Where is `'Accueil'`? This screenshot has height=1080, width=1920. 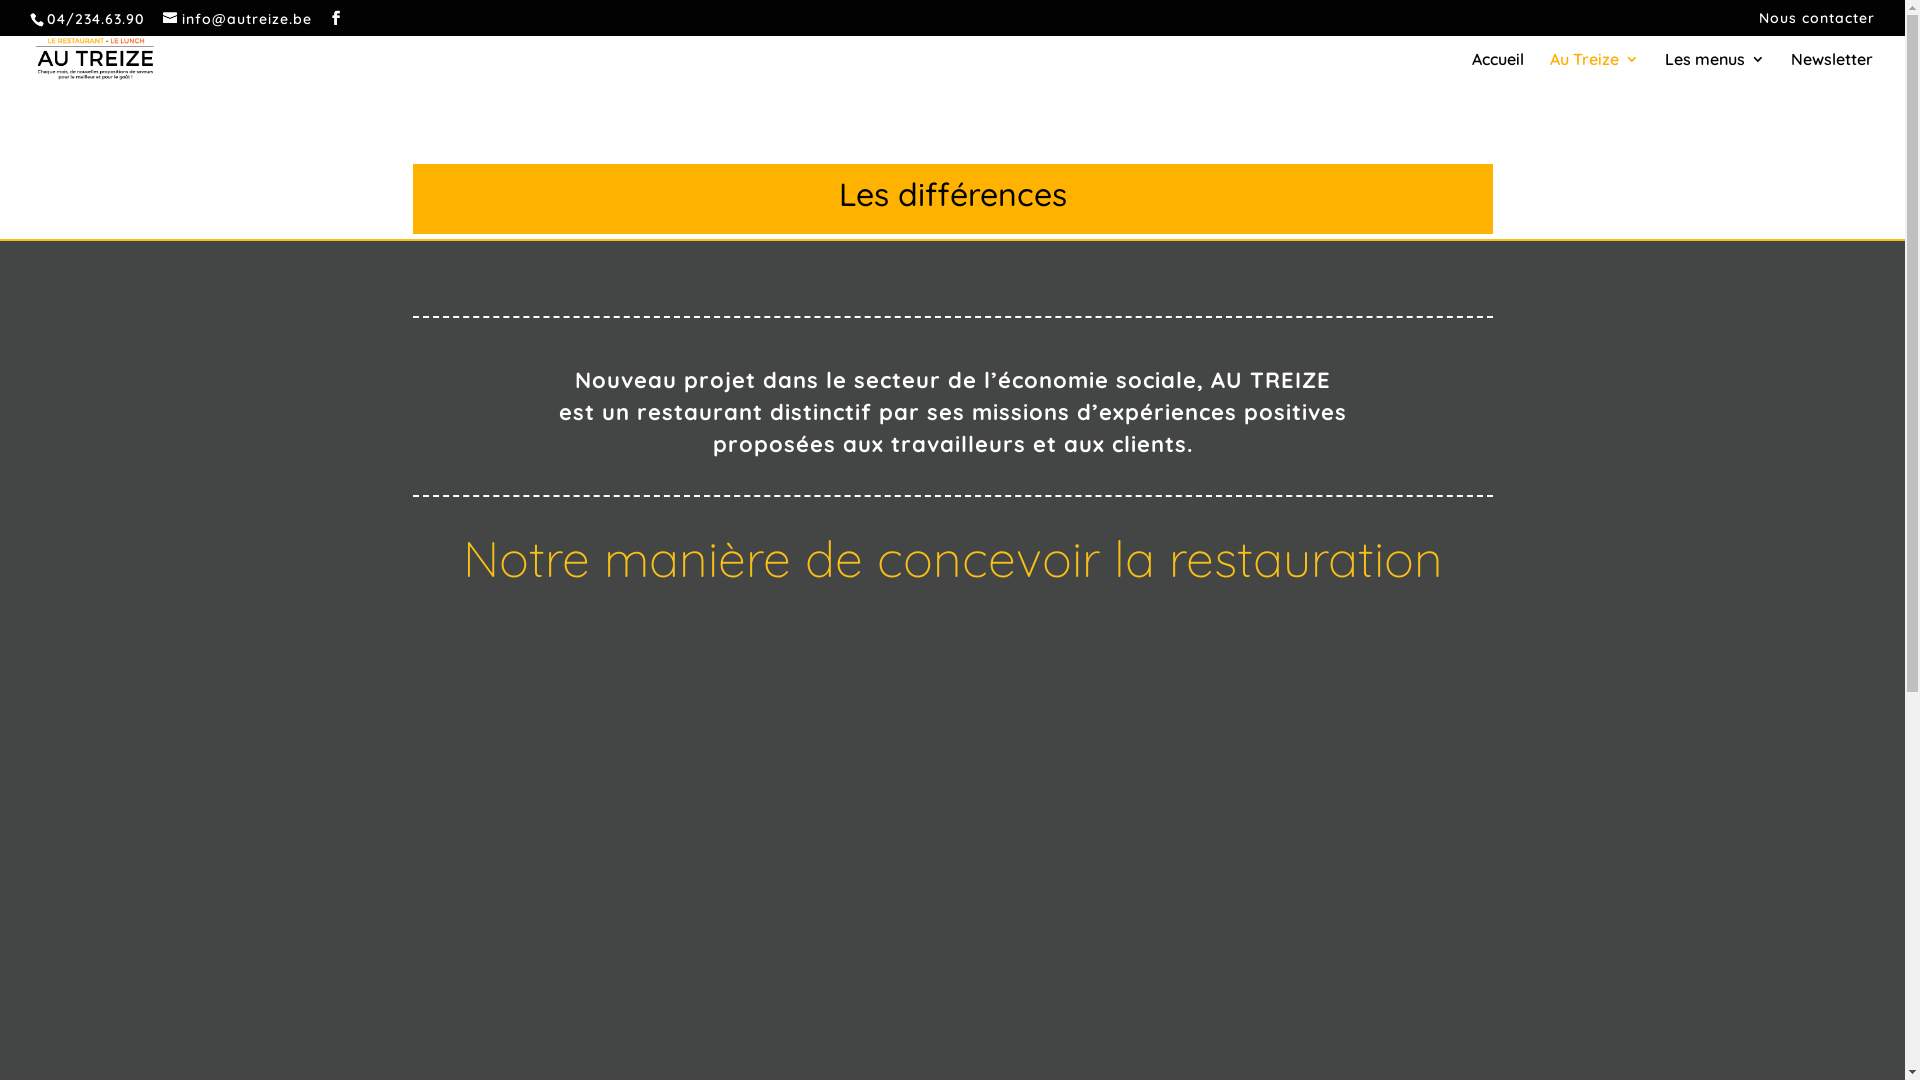
'Accueil' is located at coordinates (1472, 68).